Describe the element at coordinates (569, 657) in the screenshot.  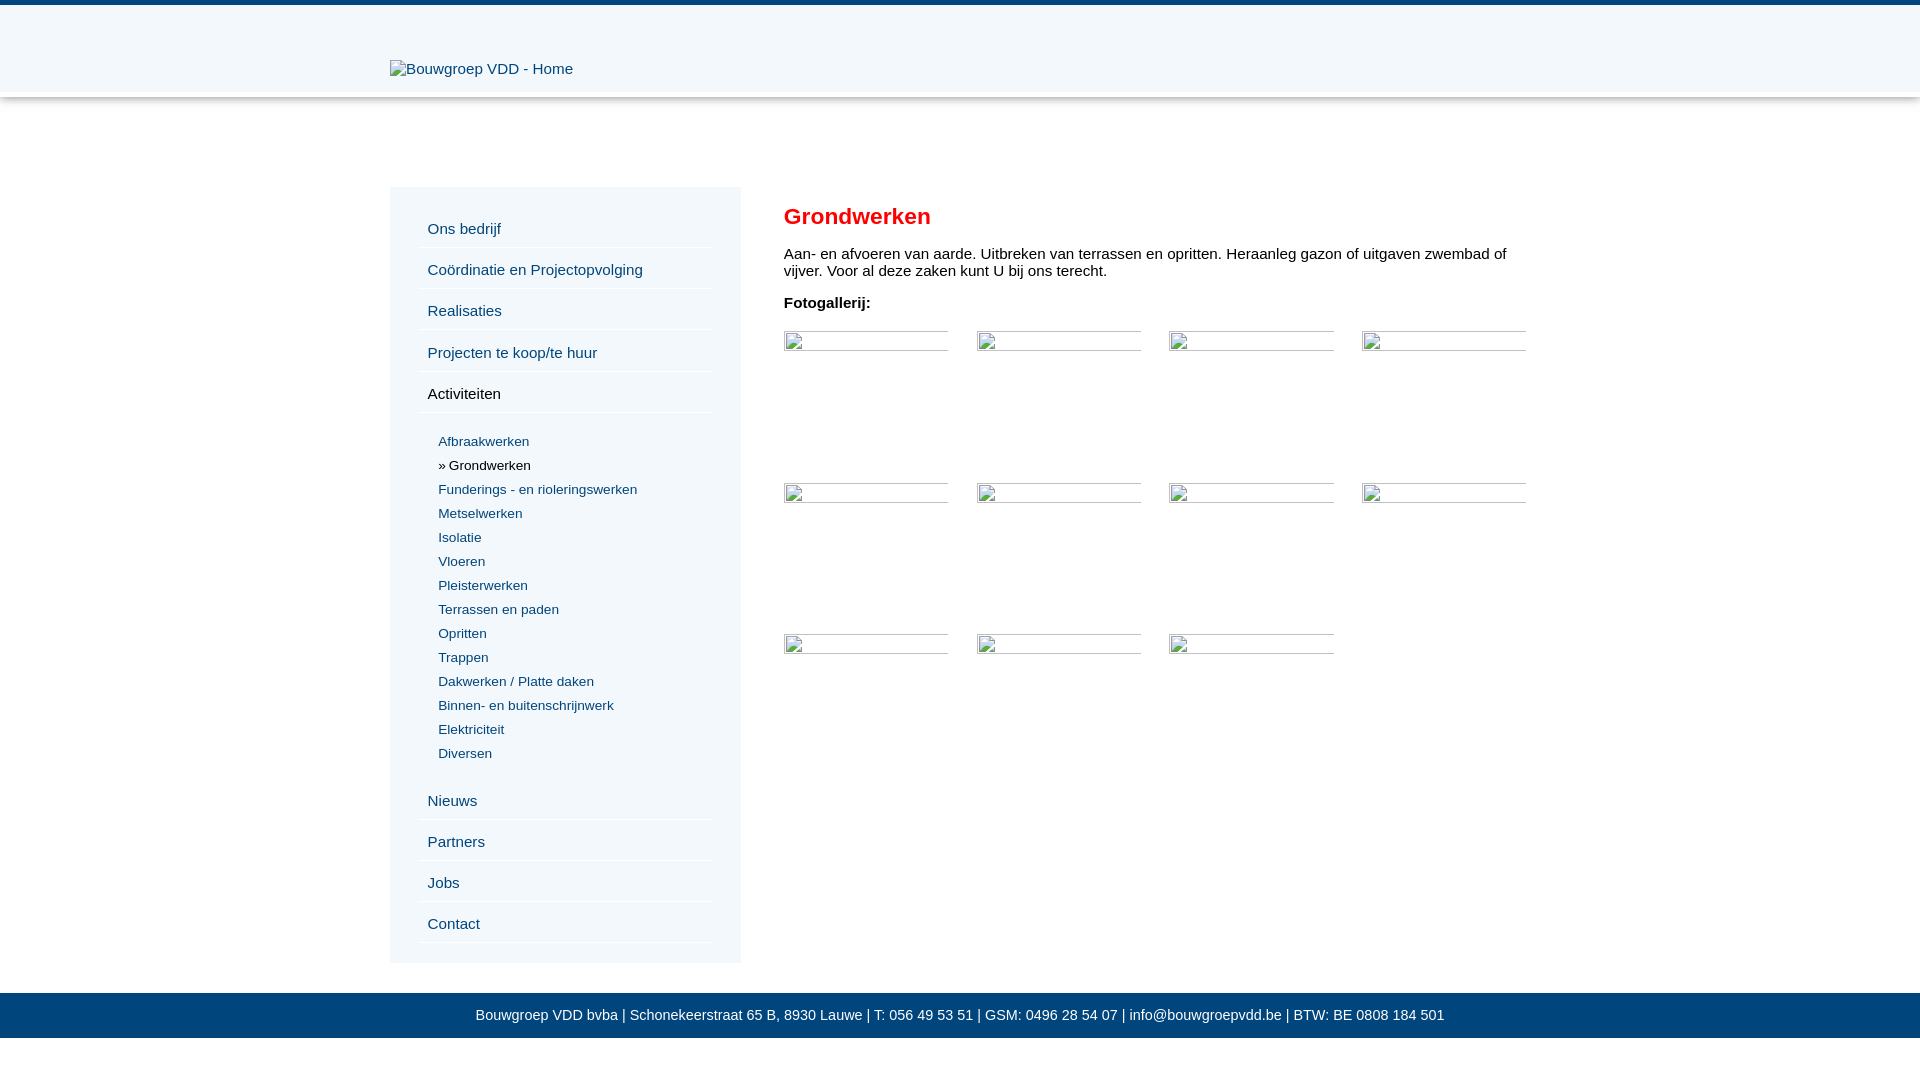
I see `'Trappen'` at that location.